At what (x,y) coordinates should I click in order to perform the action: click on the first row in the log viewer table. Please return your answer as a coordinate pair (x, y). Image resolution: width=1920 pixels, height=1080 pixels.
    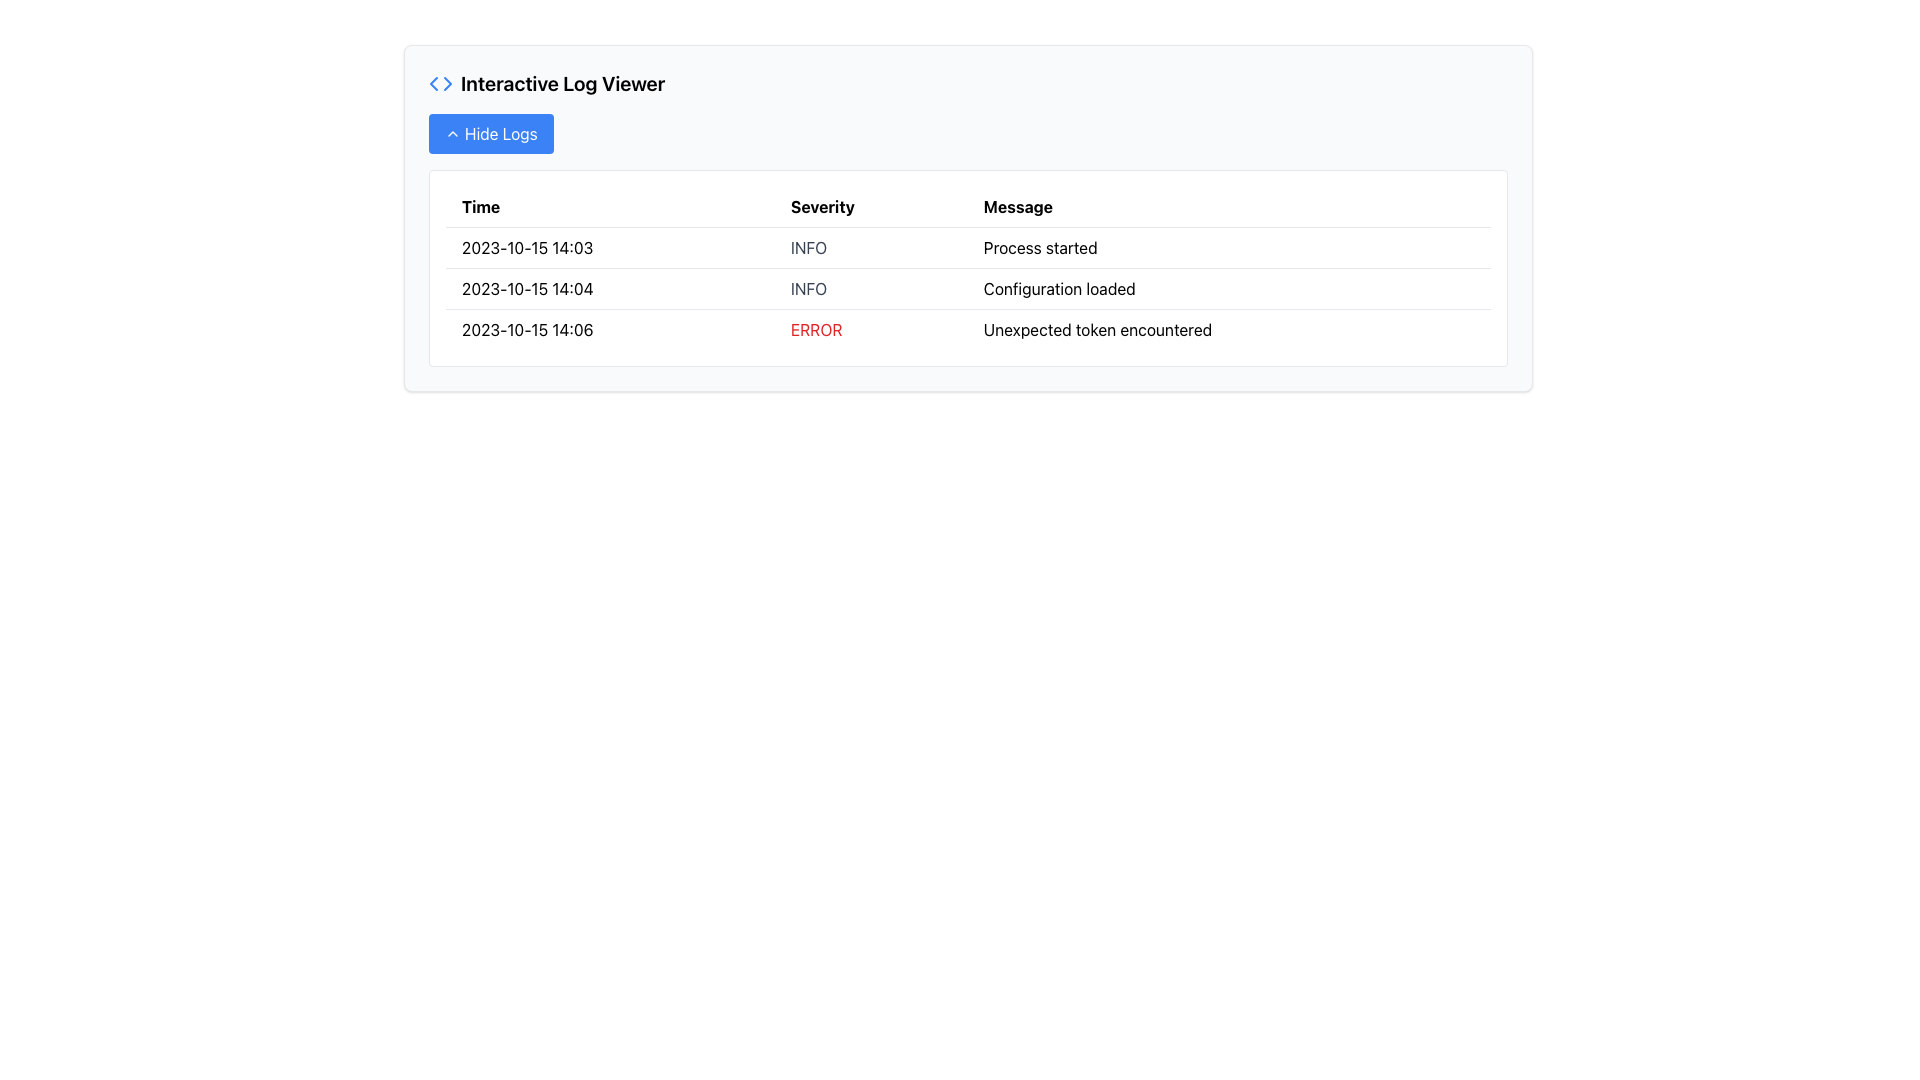
    Looking at the image, I should click on (968, 246).